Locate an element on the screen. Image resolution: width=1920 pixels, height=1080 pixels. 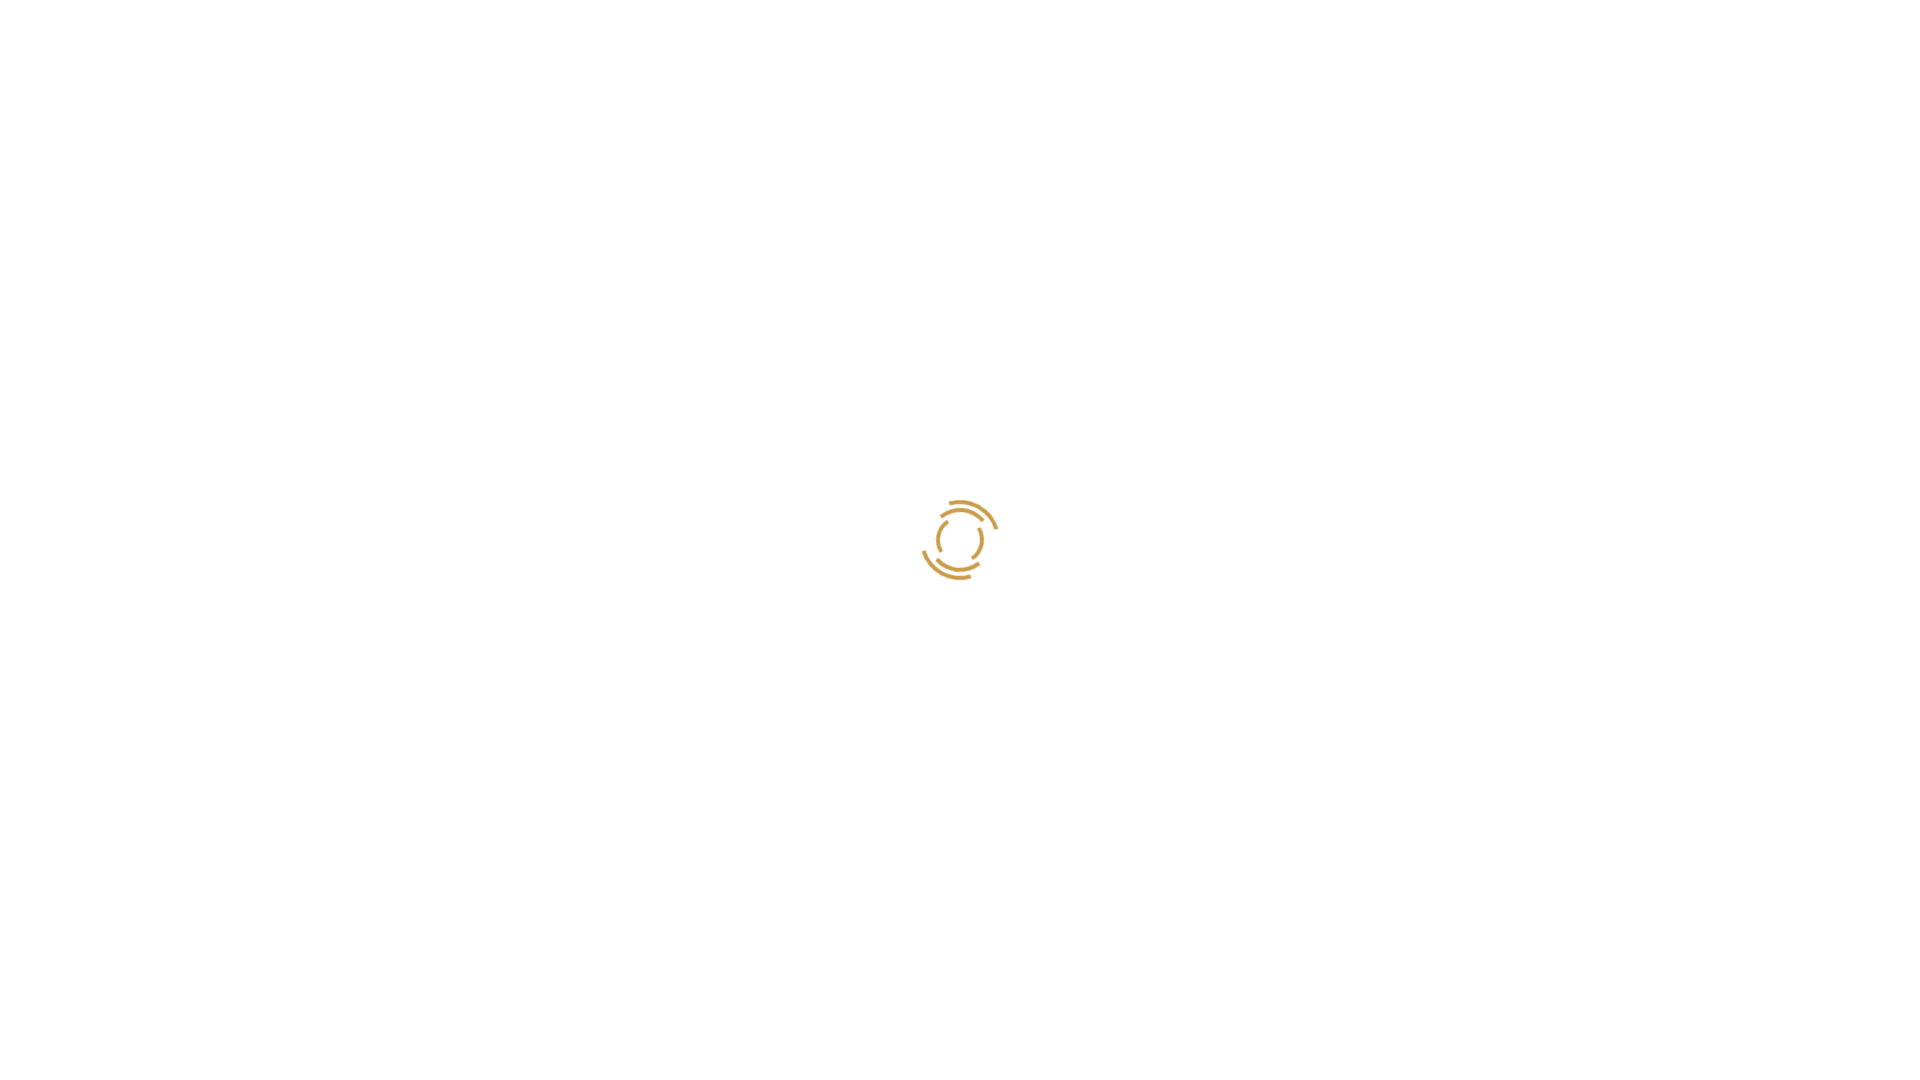
'EN' is located at coordinates (1809, 33).